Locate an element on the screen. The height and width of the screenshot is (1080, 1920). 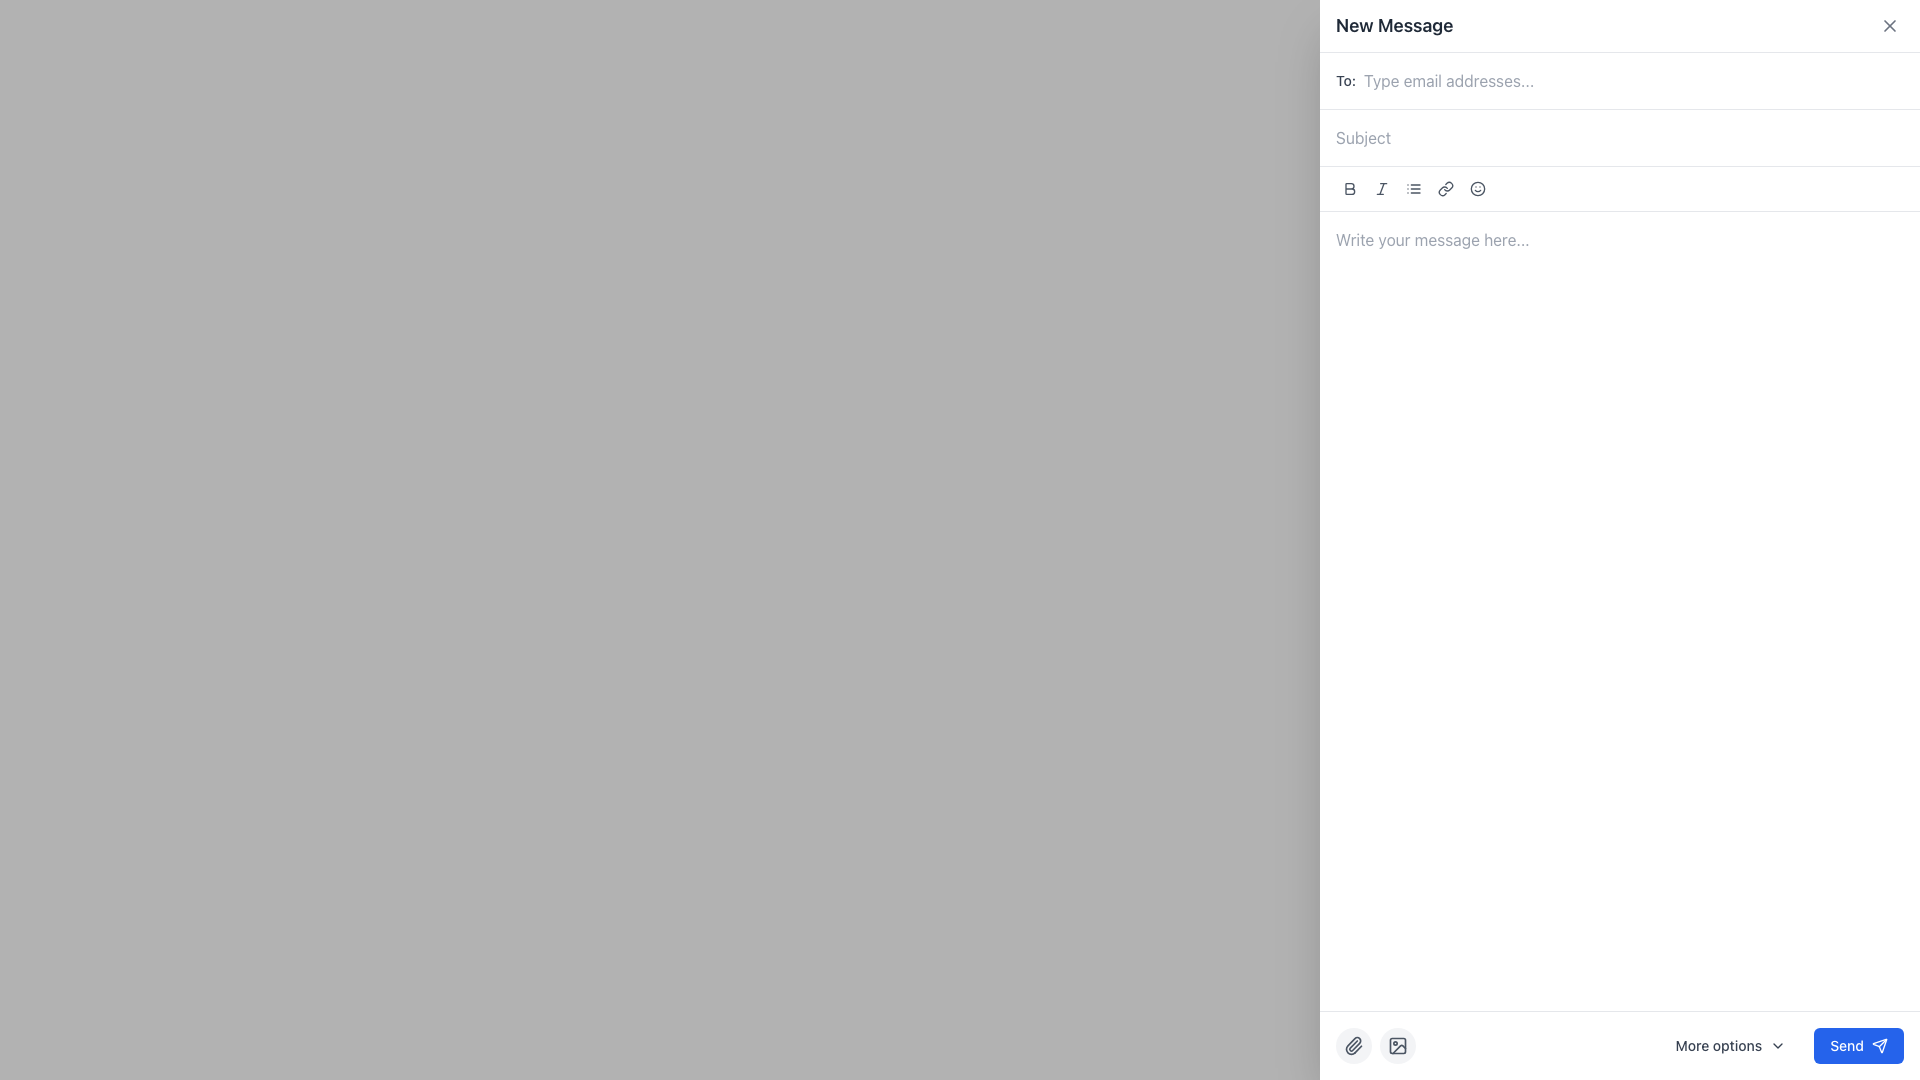
the chain link icon in the toolbar of the compose email interface to initiate the hyperlink adding process is located at coordinates (1445, 189).